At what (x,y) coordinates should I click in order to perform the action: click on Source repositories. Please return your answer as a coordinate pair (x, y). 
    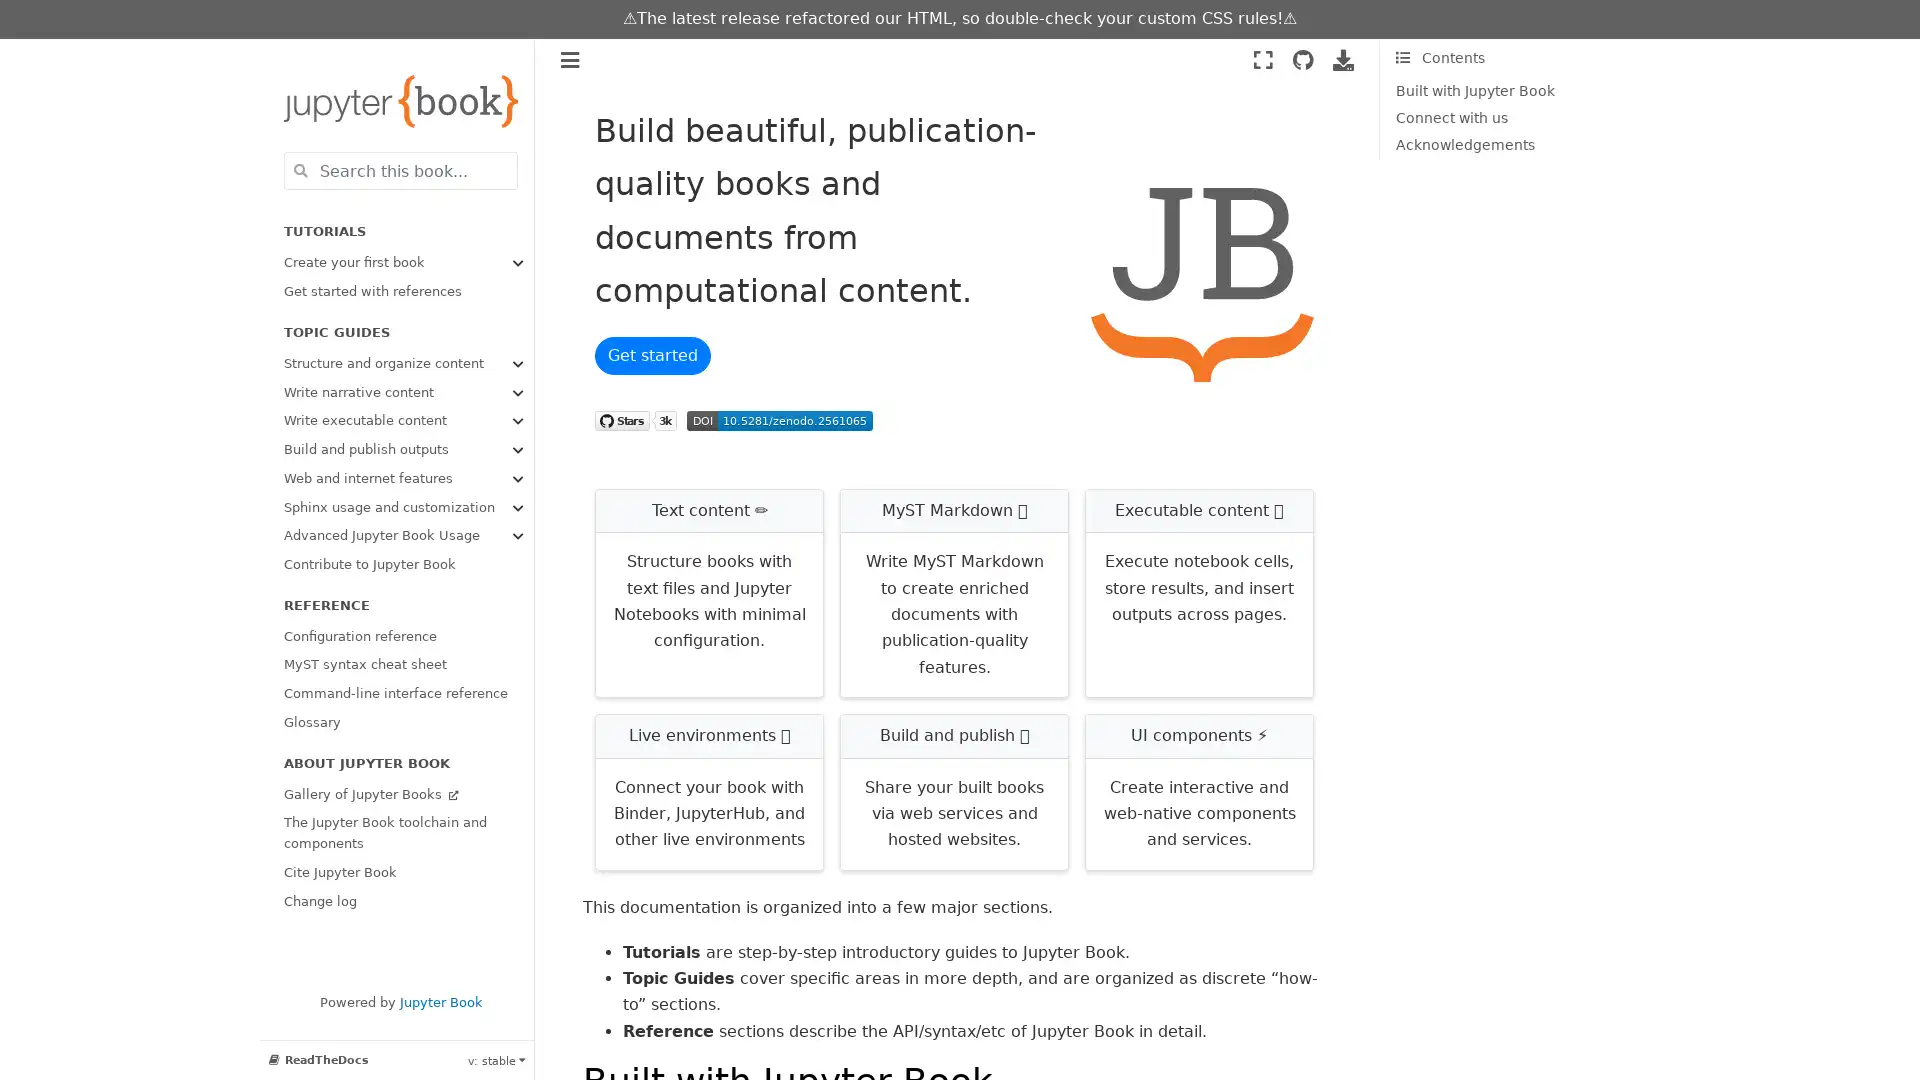
    Looking at the image, I should click on (1302, 59).